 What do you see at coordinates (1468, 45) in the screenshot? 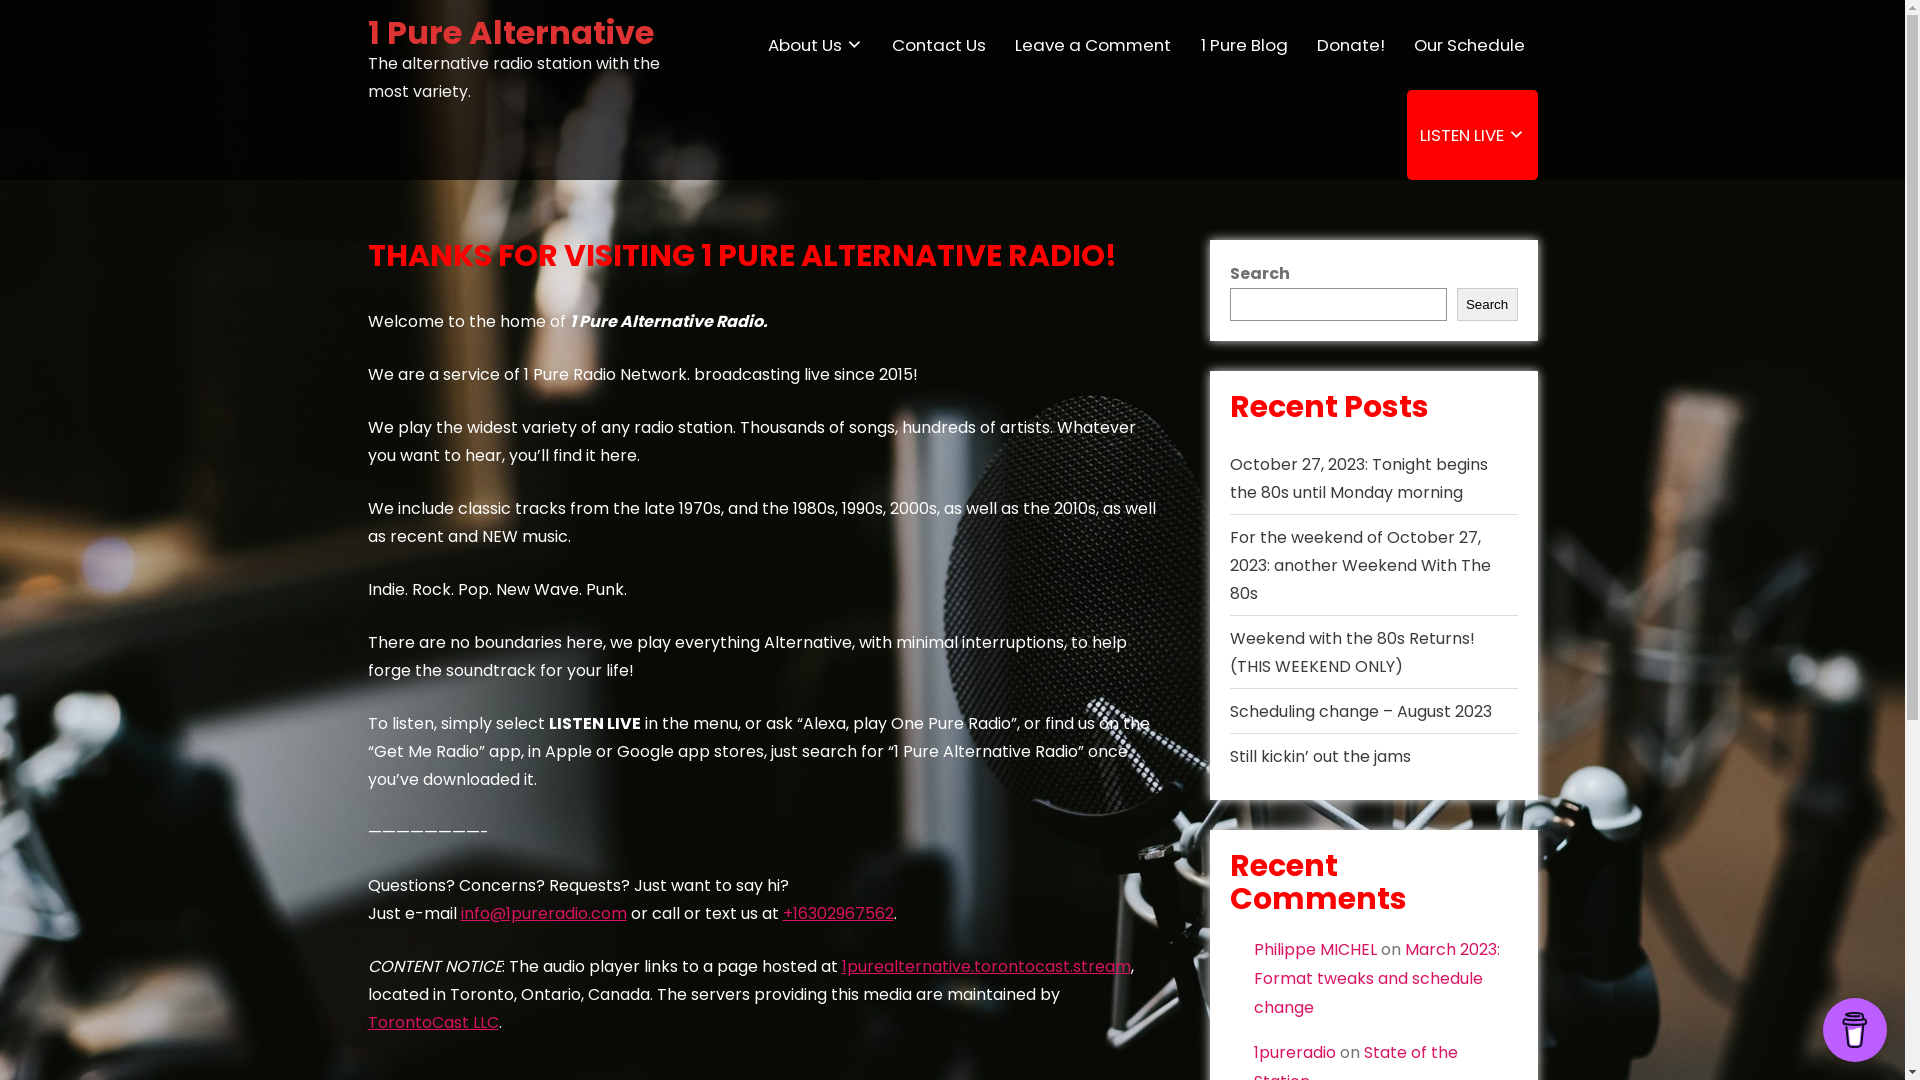
I see `'Our Schedule'` at bounding box center [1468, 45].